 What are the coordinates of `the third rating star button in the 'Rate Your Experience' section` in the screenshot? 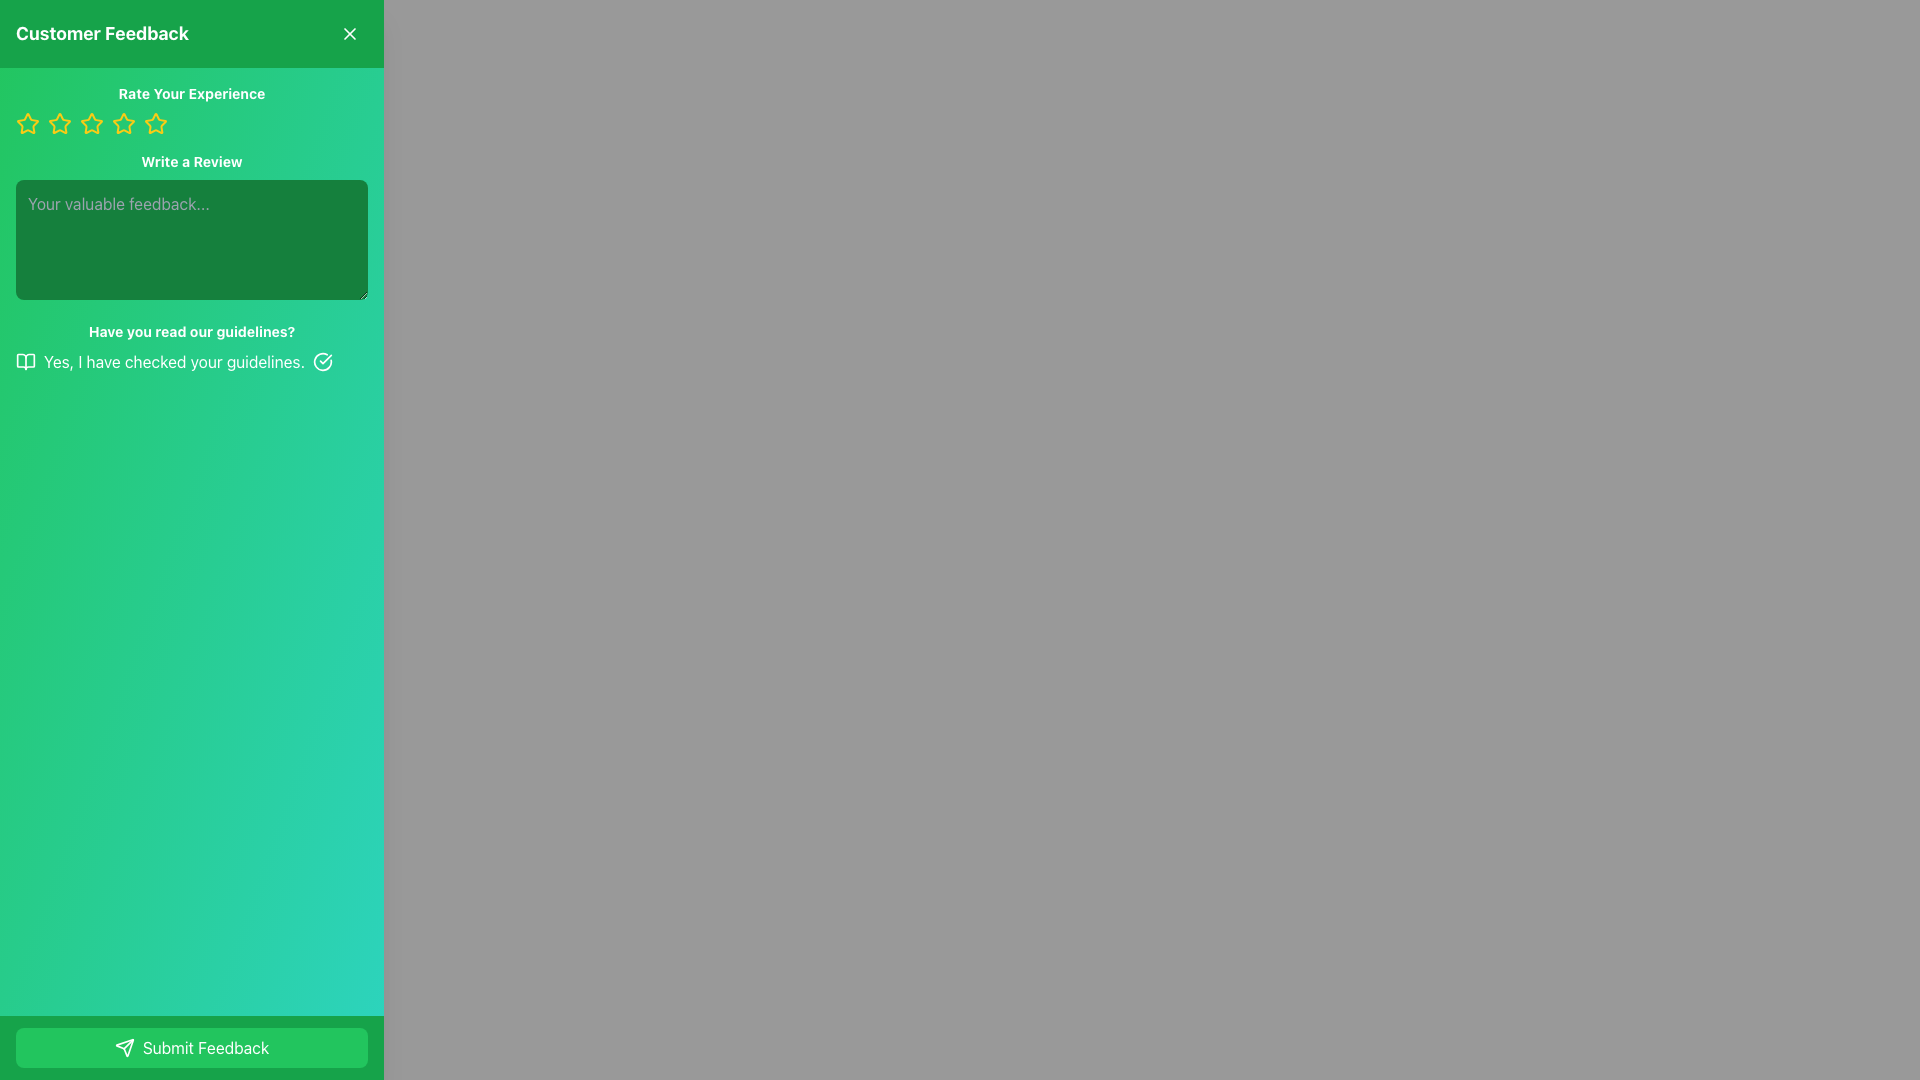 It's located at (90, 123).